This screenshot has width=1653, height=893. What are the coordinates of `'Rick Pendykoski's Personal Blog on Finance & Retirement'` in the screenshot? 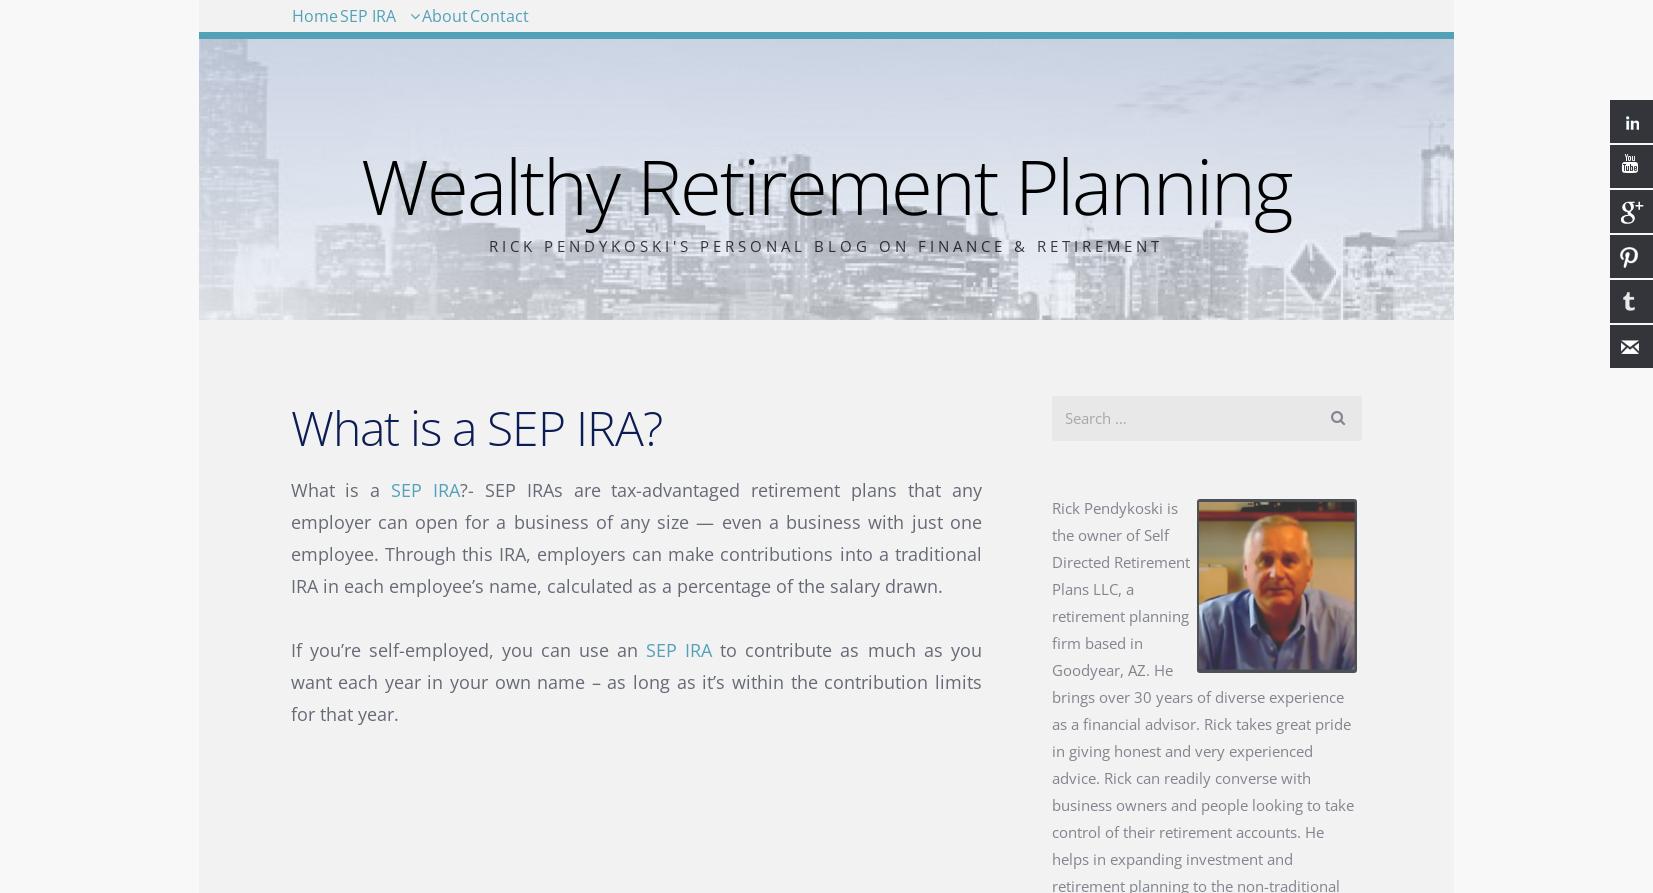 It's located at (825, 244).